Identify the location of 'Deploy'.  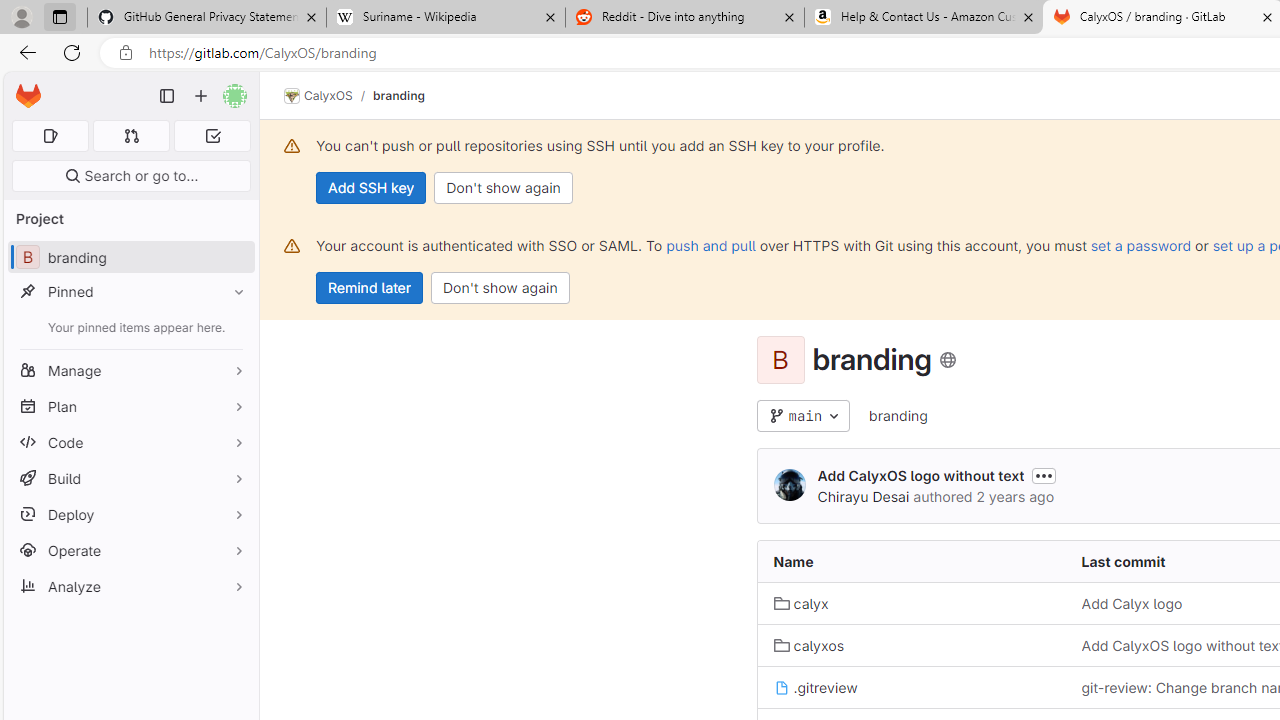
(130, 513).